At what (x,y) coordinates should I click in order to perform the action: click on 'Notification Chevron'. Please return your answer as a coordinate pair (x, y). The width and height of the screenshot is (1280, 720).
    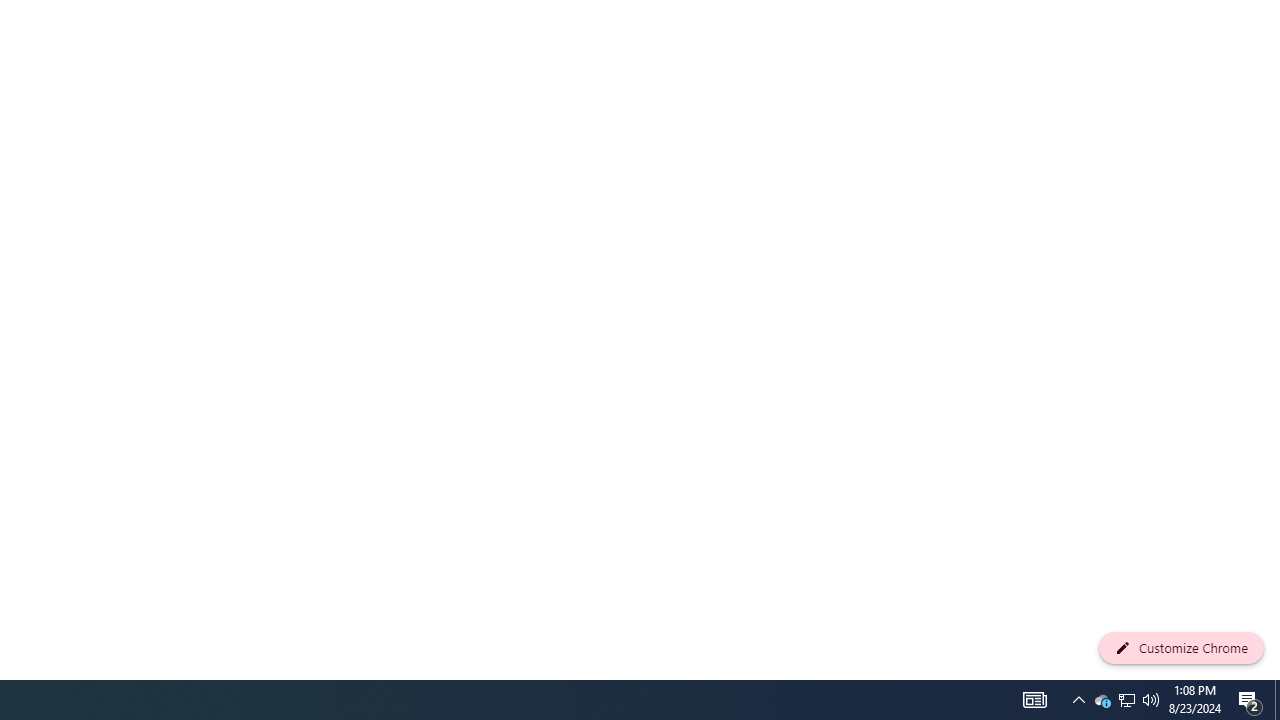
    Looking at the image, I should click on (1101, 698).